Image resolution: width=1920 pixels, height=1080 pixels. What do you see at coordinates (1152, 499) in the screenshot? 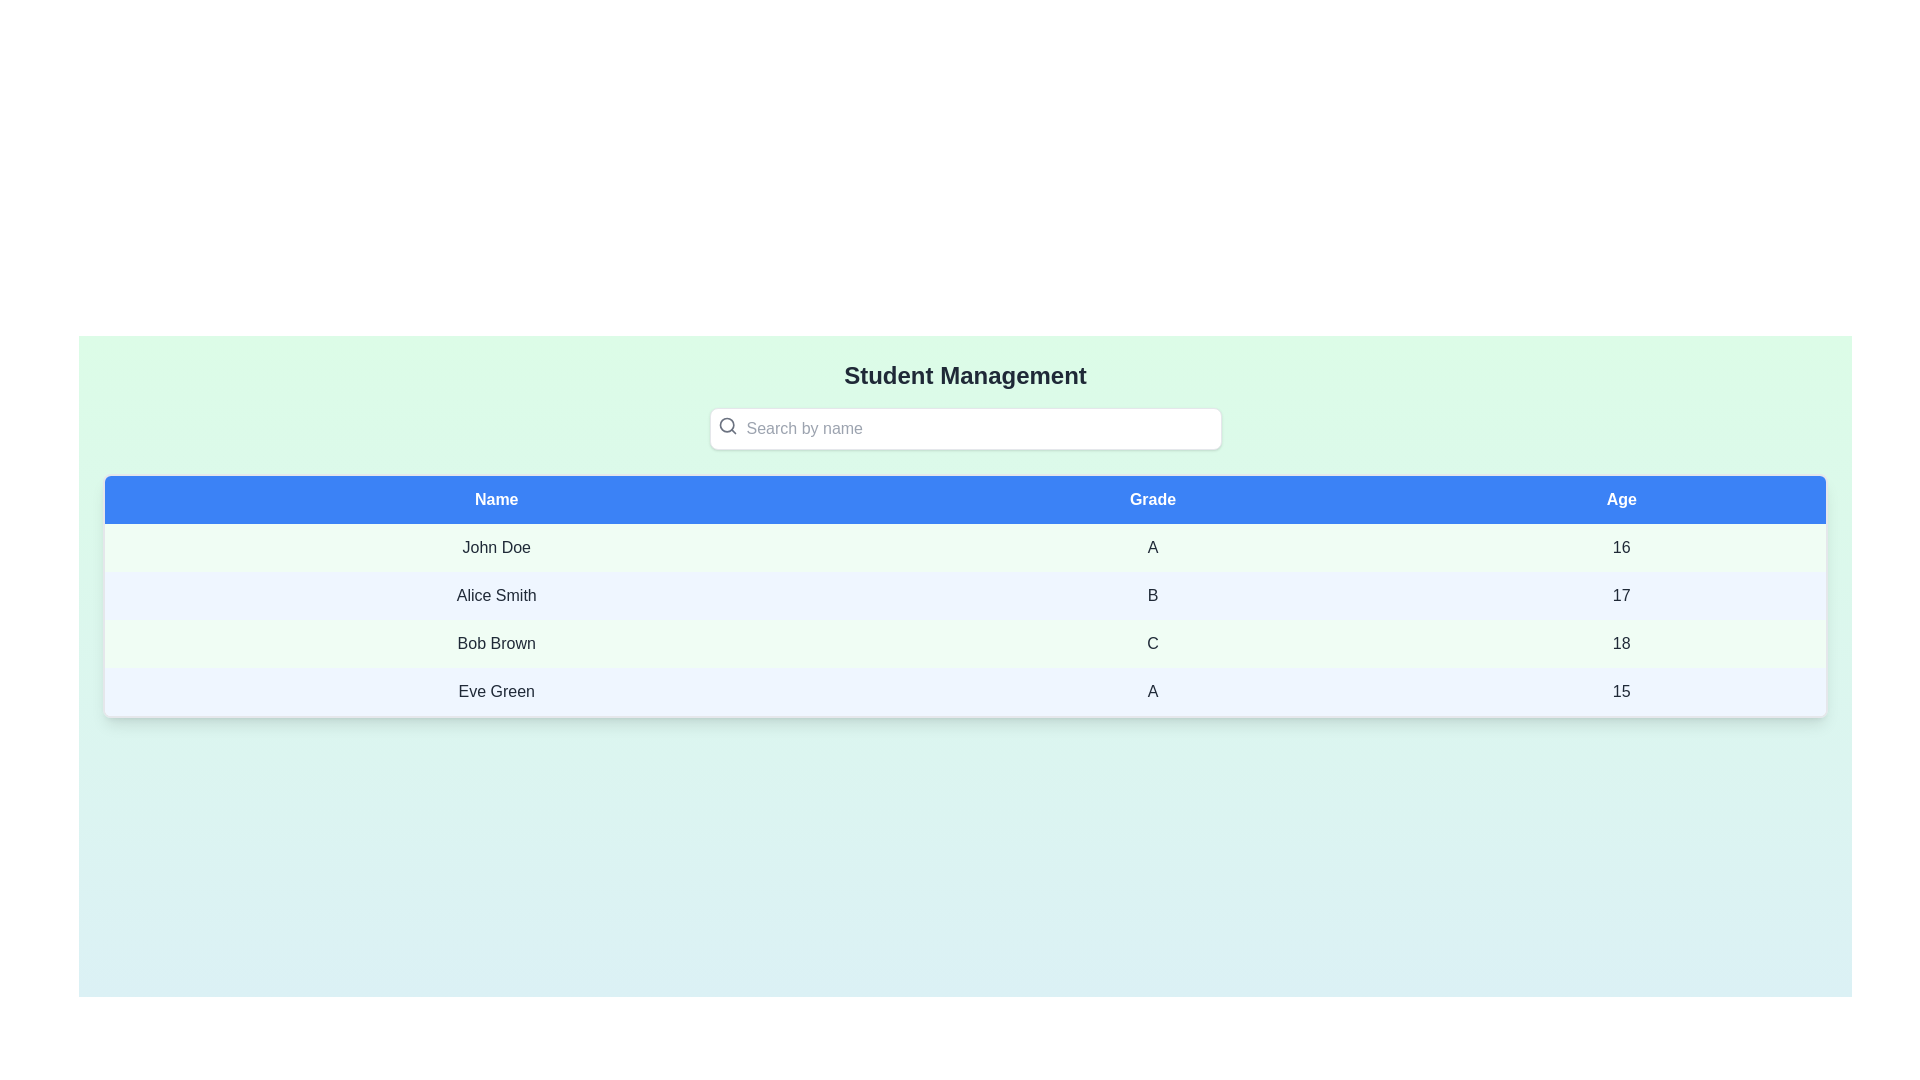
I see `the 'Grade' text label, which is the second header in a table row` at bounding box center [1152, 499].